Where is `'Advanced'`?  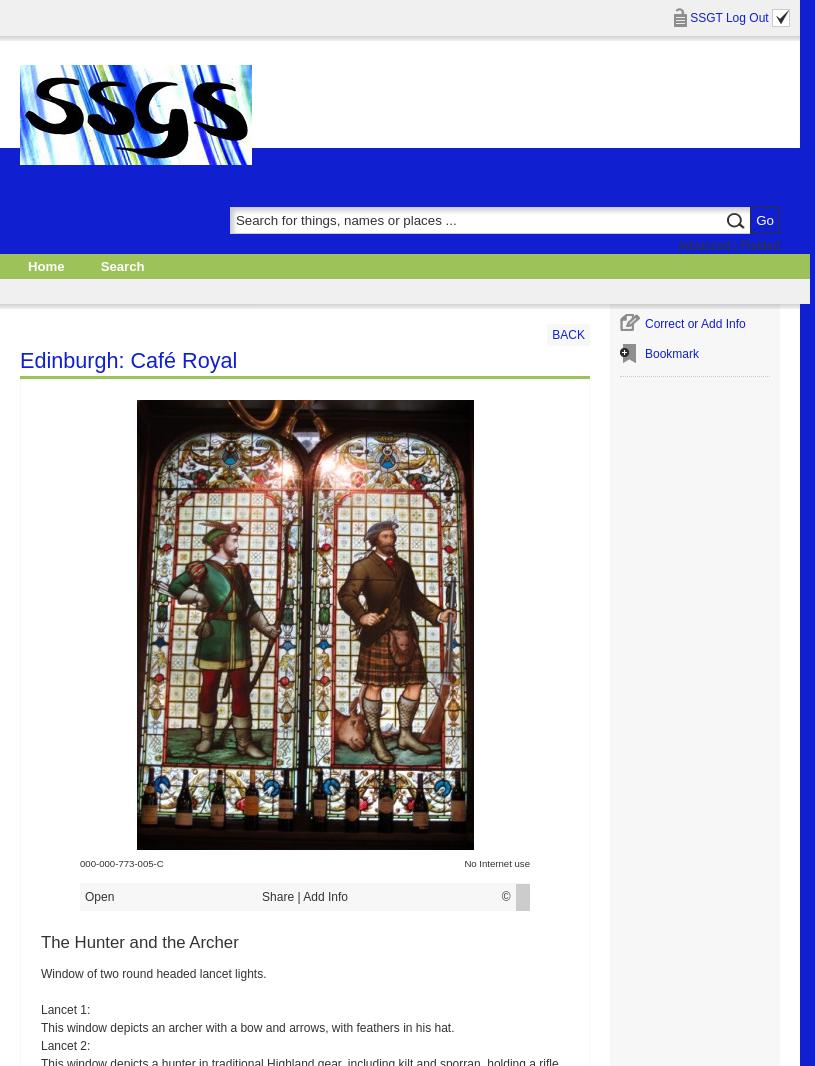 'Advanced' is located at coordinates (676, 243).